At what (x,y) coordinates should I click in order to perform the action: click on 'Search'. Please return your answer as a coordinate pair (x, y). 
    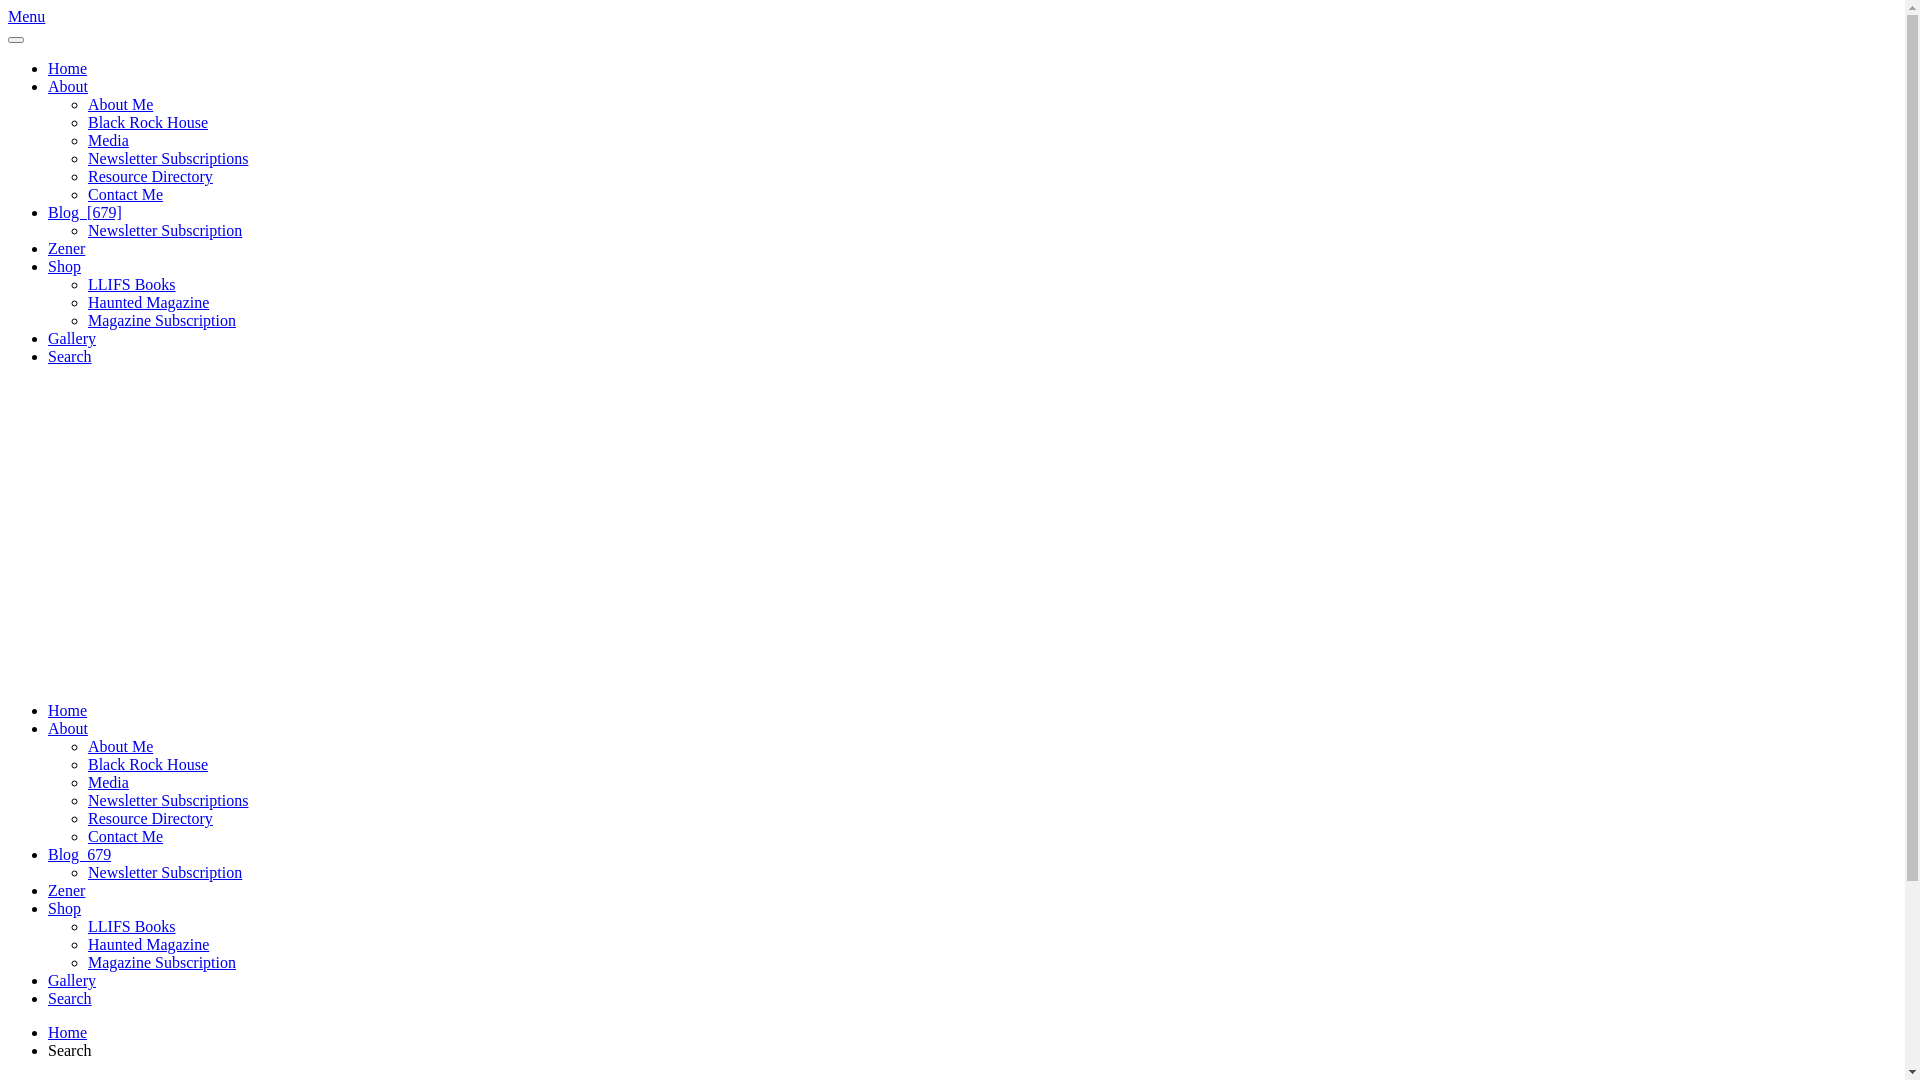
    Looking at the image, I should click on (70, 998).